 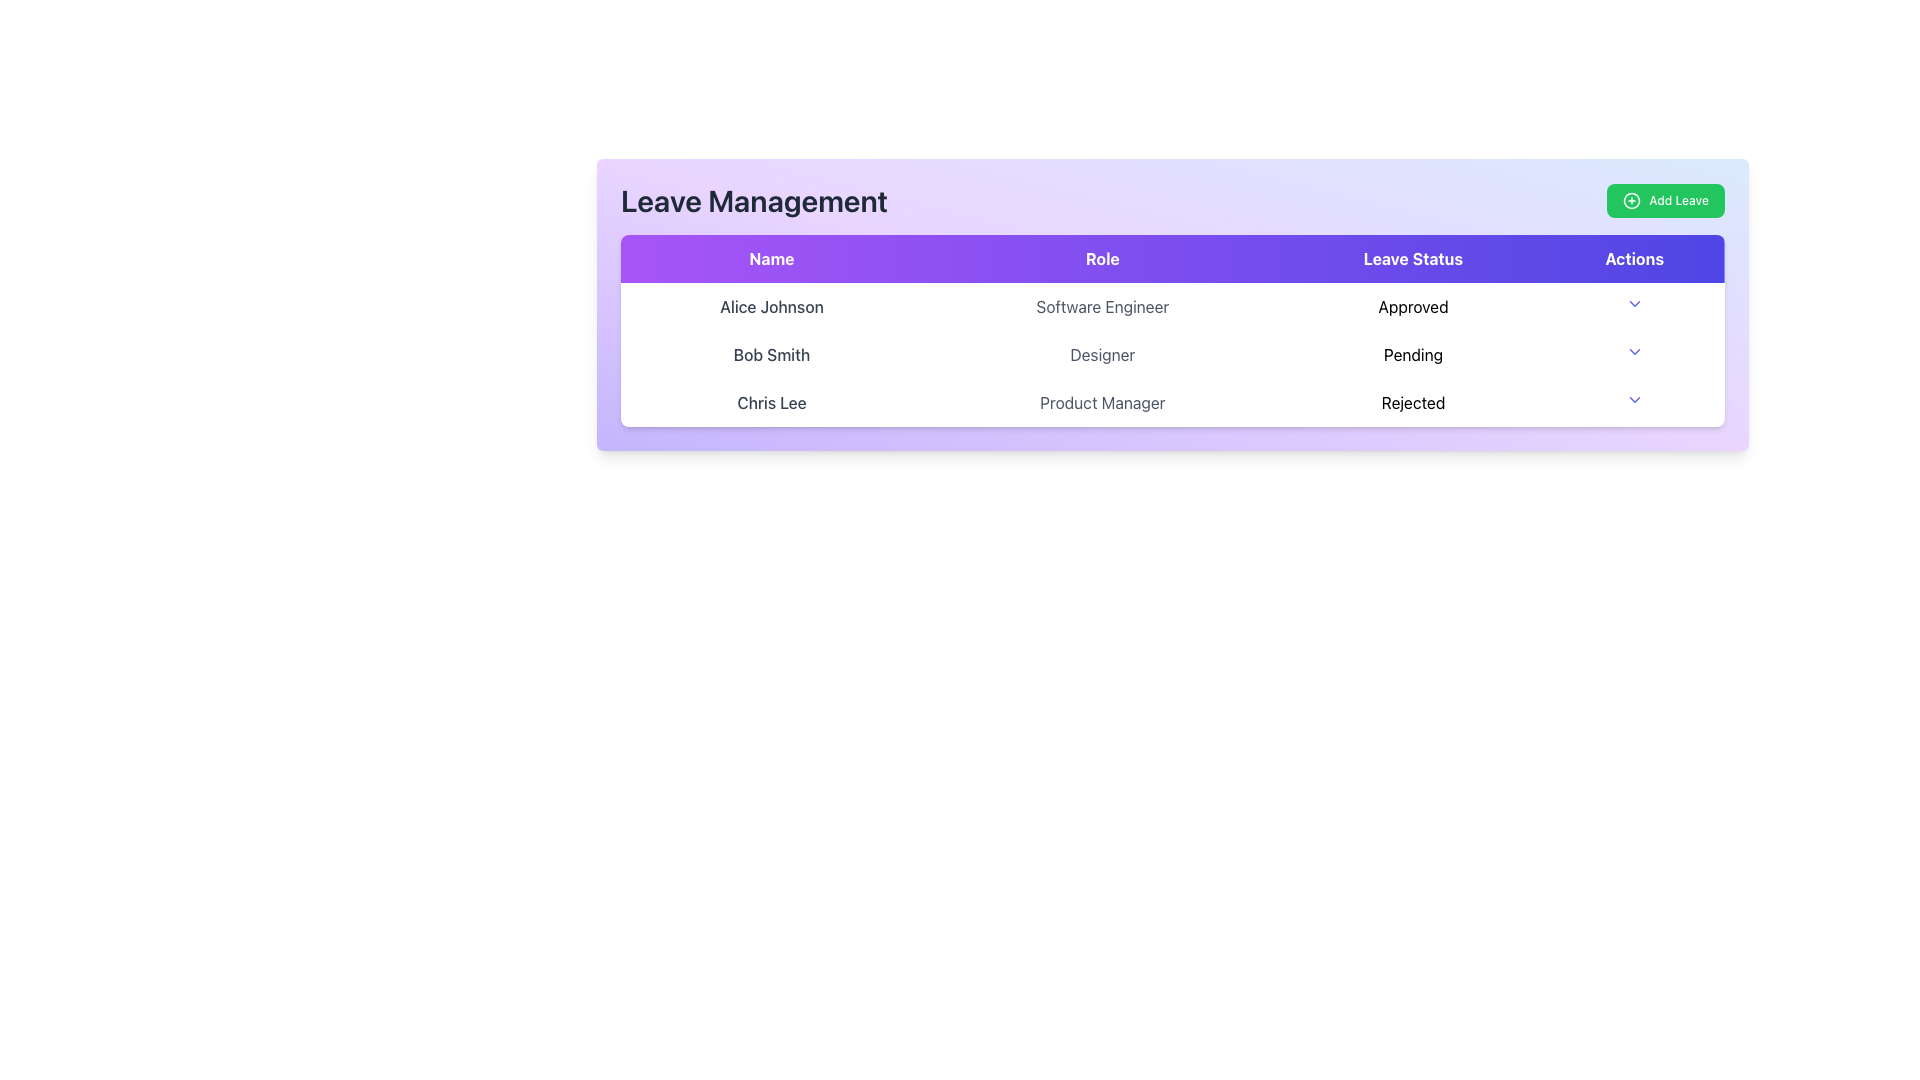 I want to click on the 'Name' column header in the table to associate data under it, so click(x=771, y=257).